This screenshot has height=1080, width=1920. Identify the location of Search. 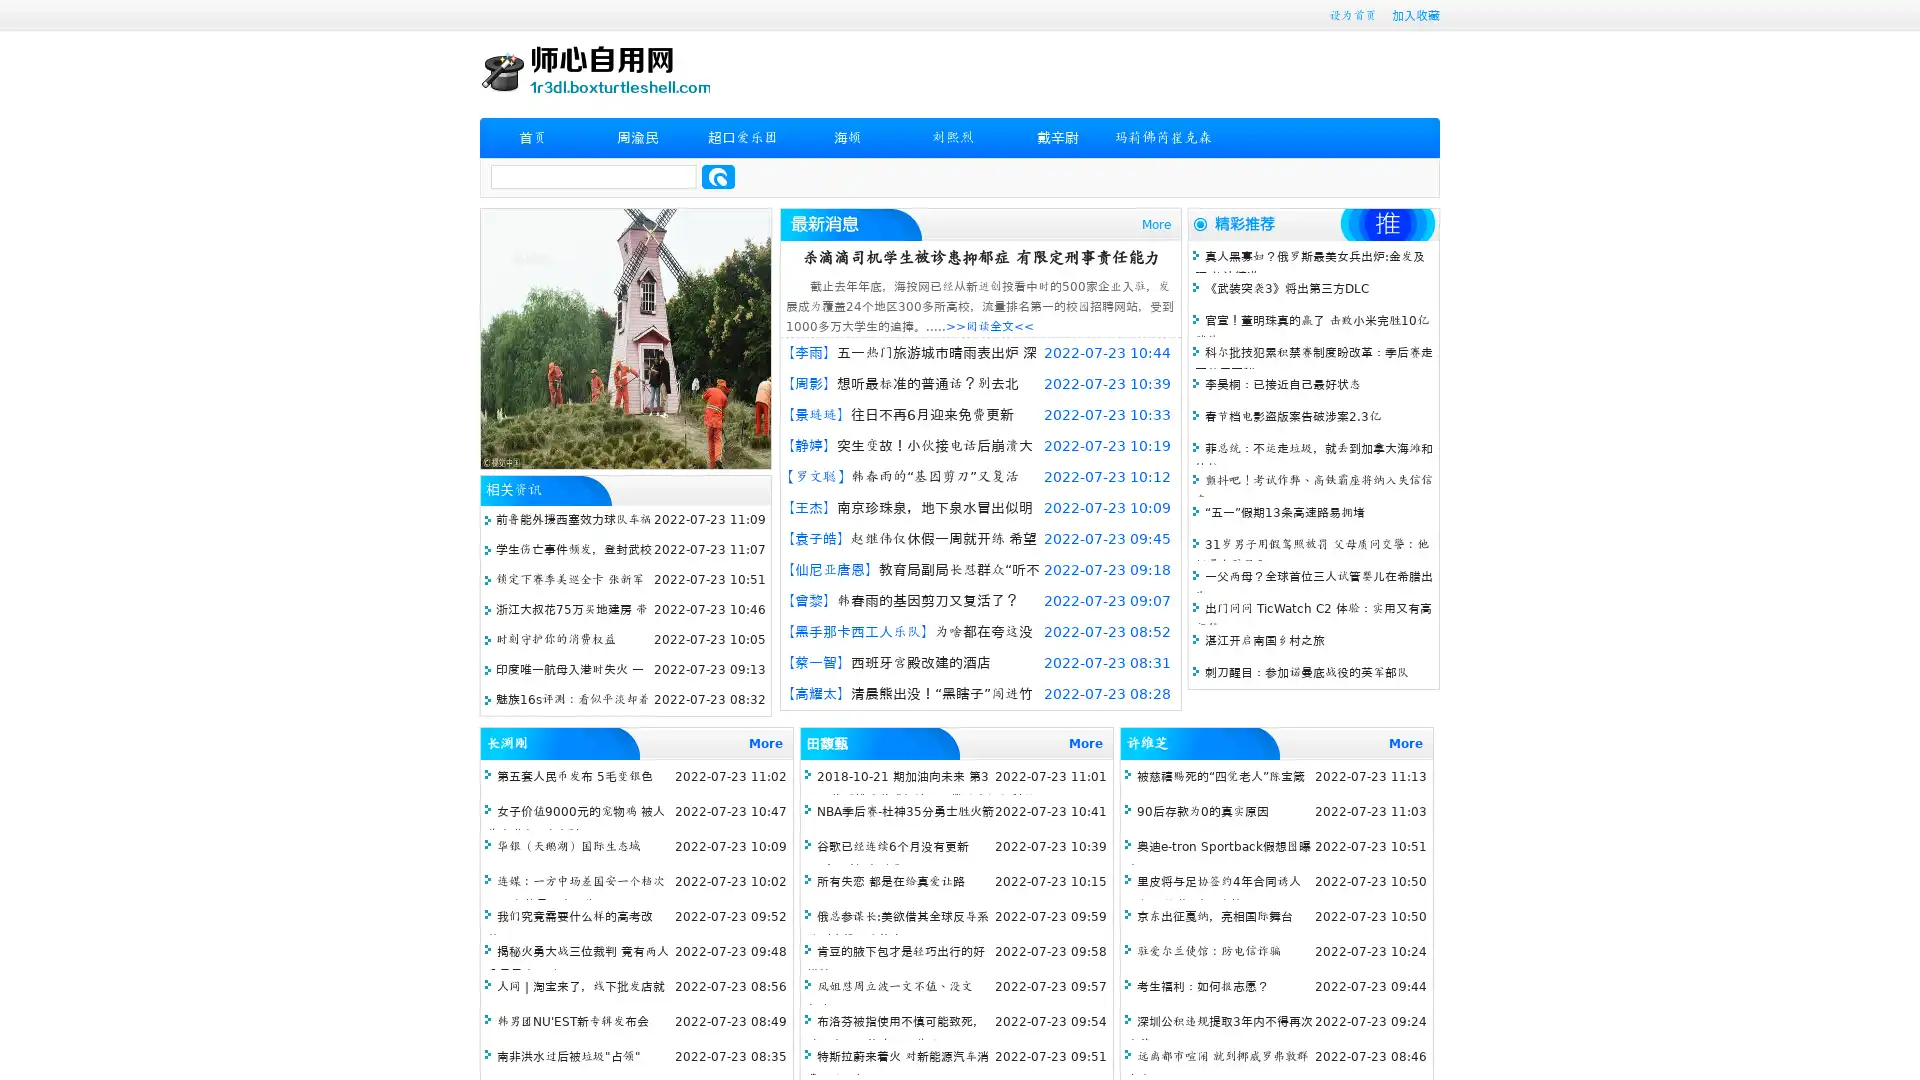
(718, 176).